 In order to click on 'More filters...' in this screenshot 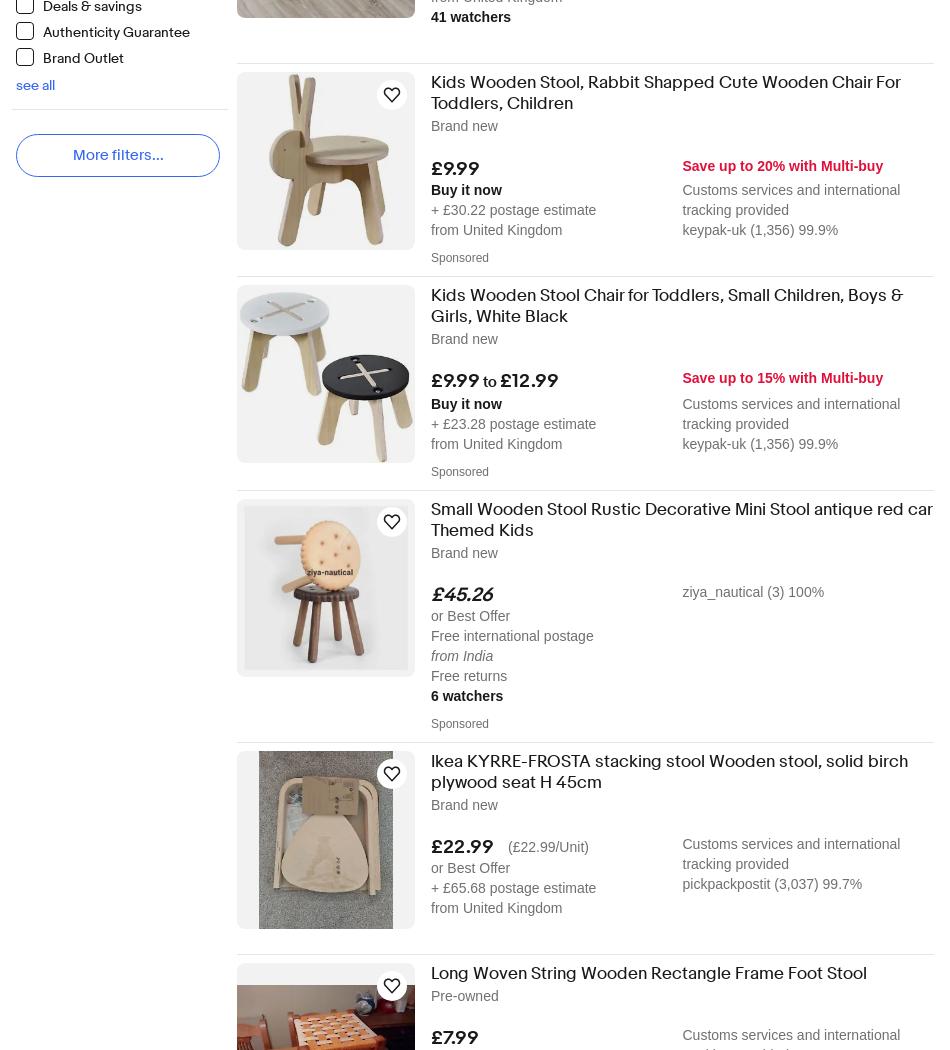, I will do `click(117, 155)`.